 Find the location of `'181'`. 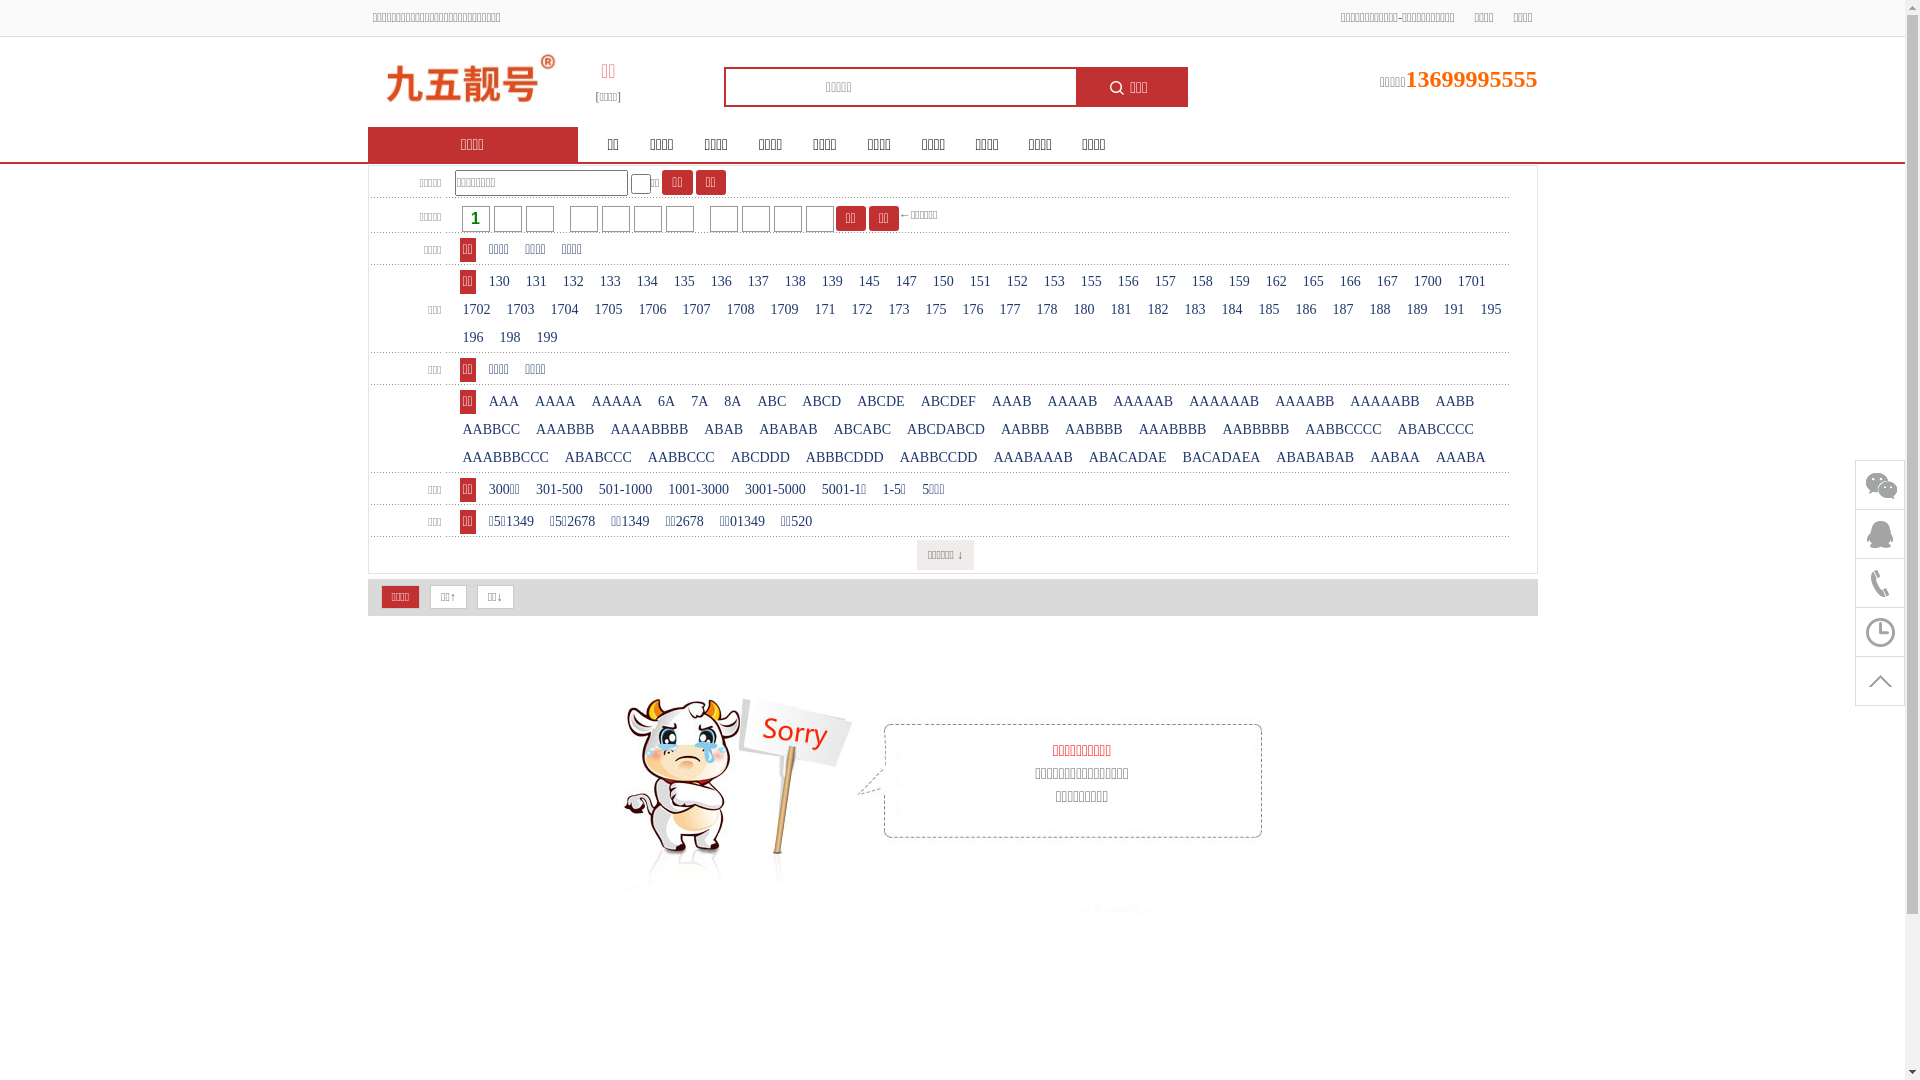

'181' is located at coordinates (1121, 309).